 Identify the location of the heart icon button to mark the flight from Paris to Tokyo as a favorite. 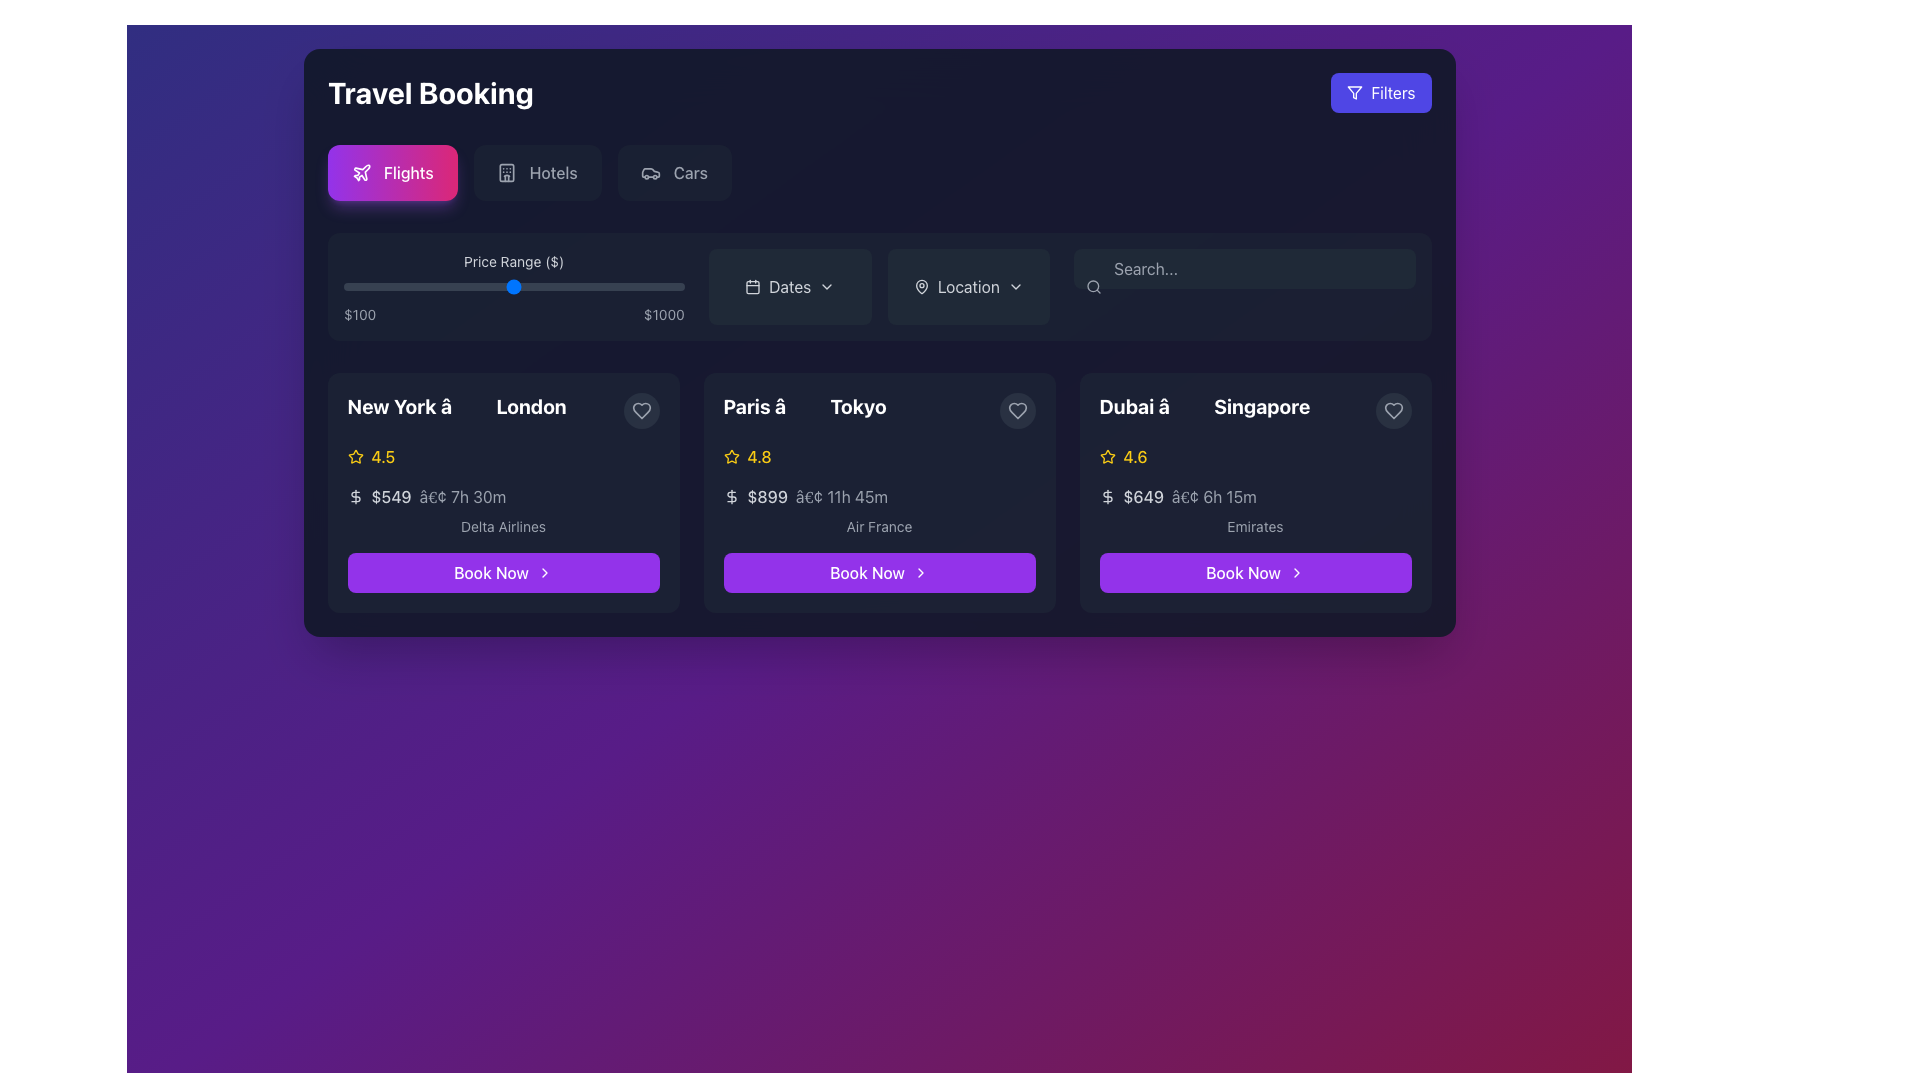
(641, 410).